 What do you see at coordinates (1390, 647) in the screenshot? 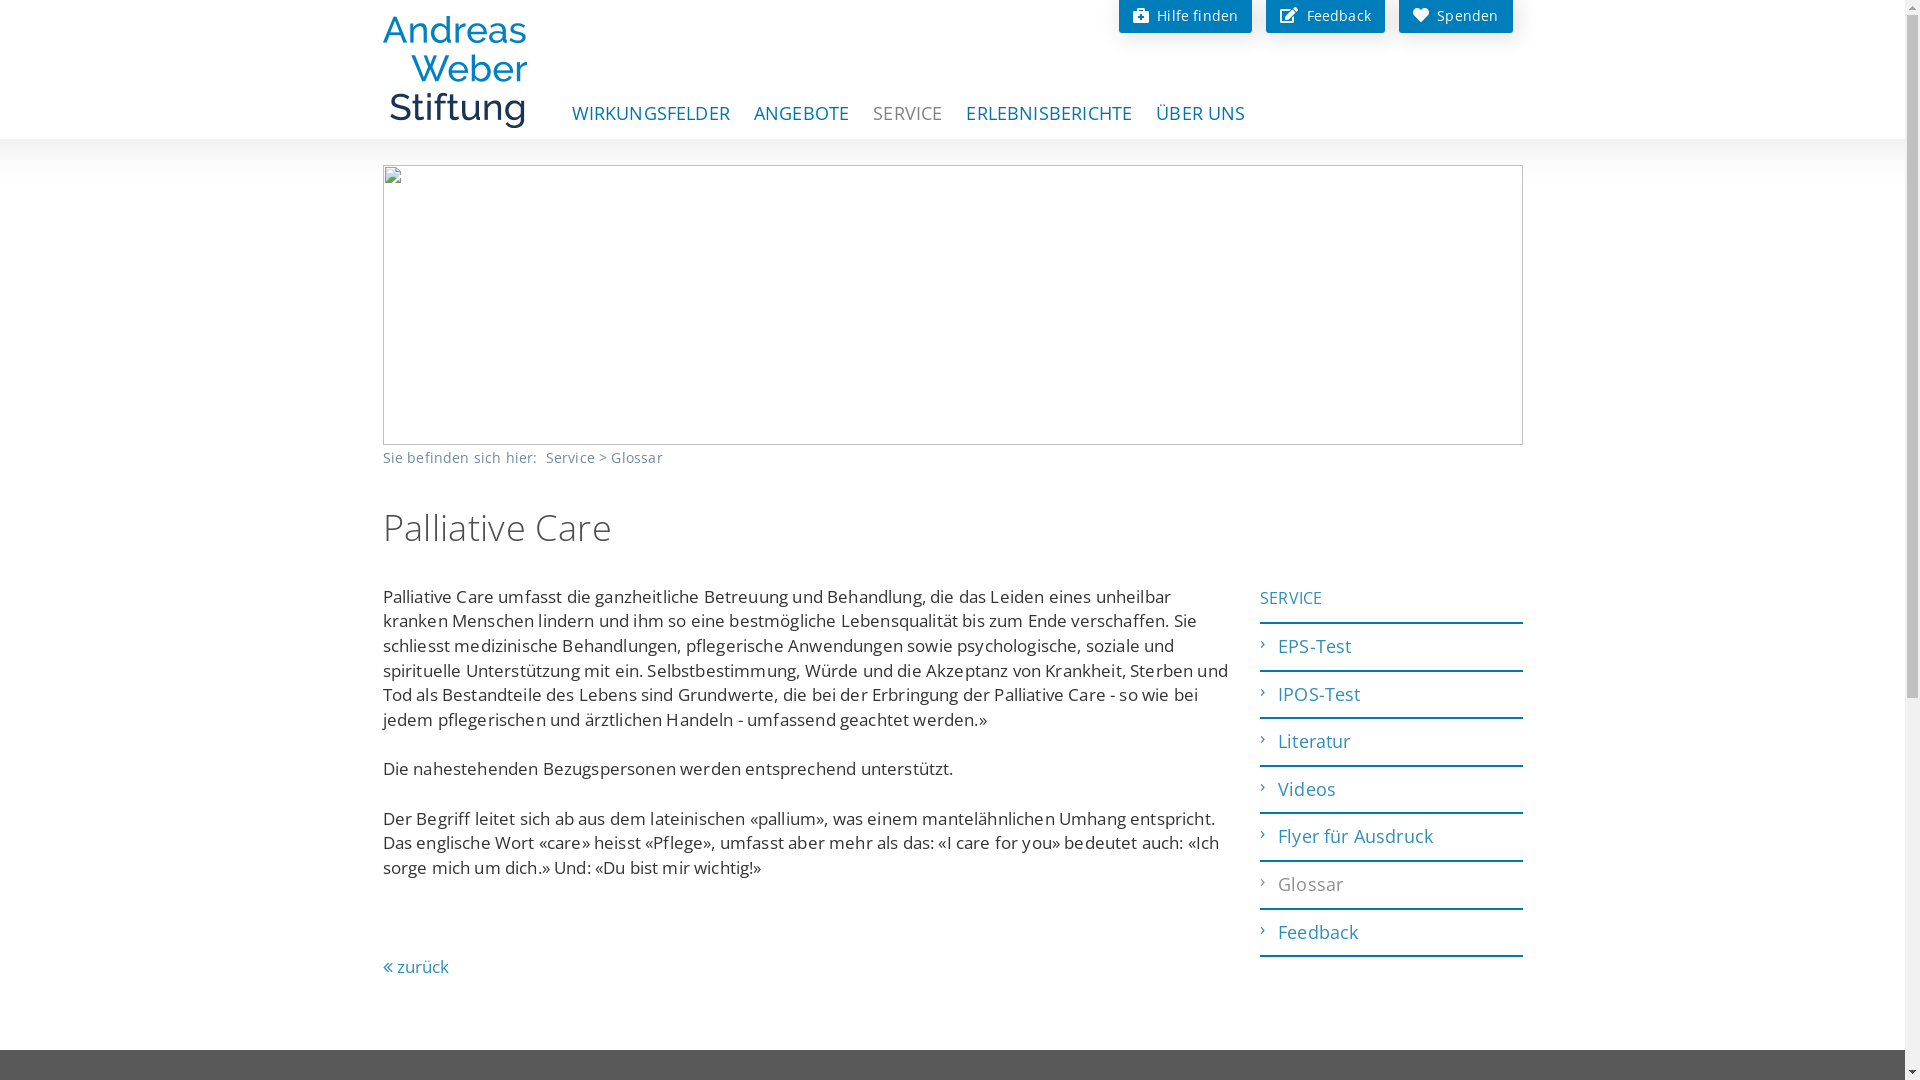
I see `'EPS-Test'` at bounding box center [1390, 647].